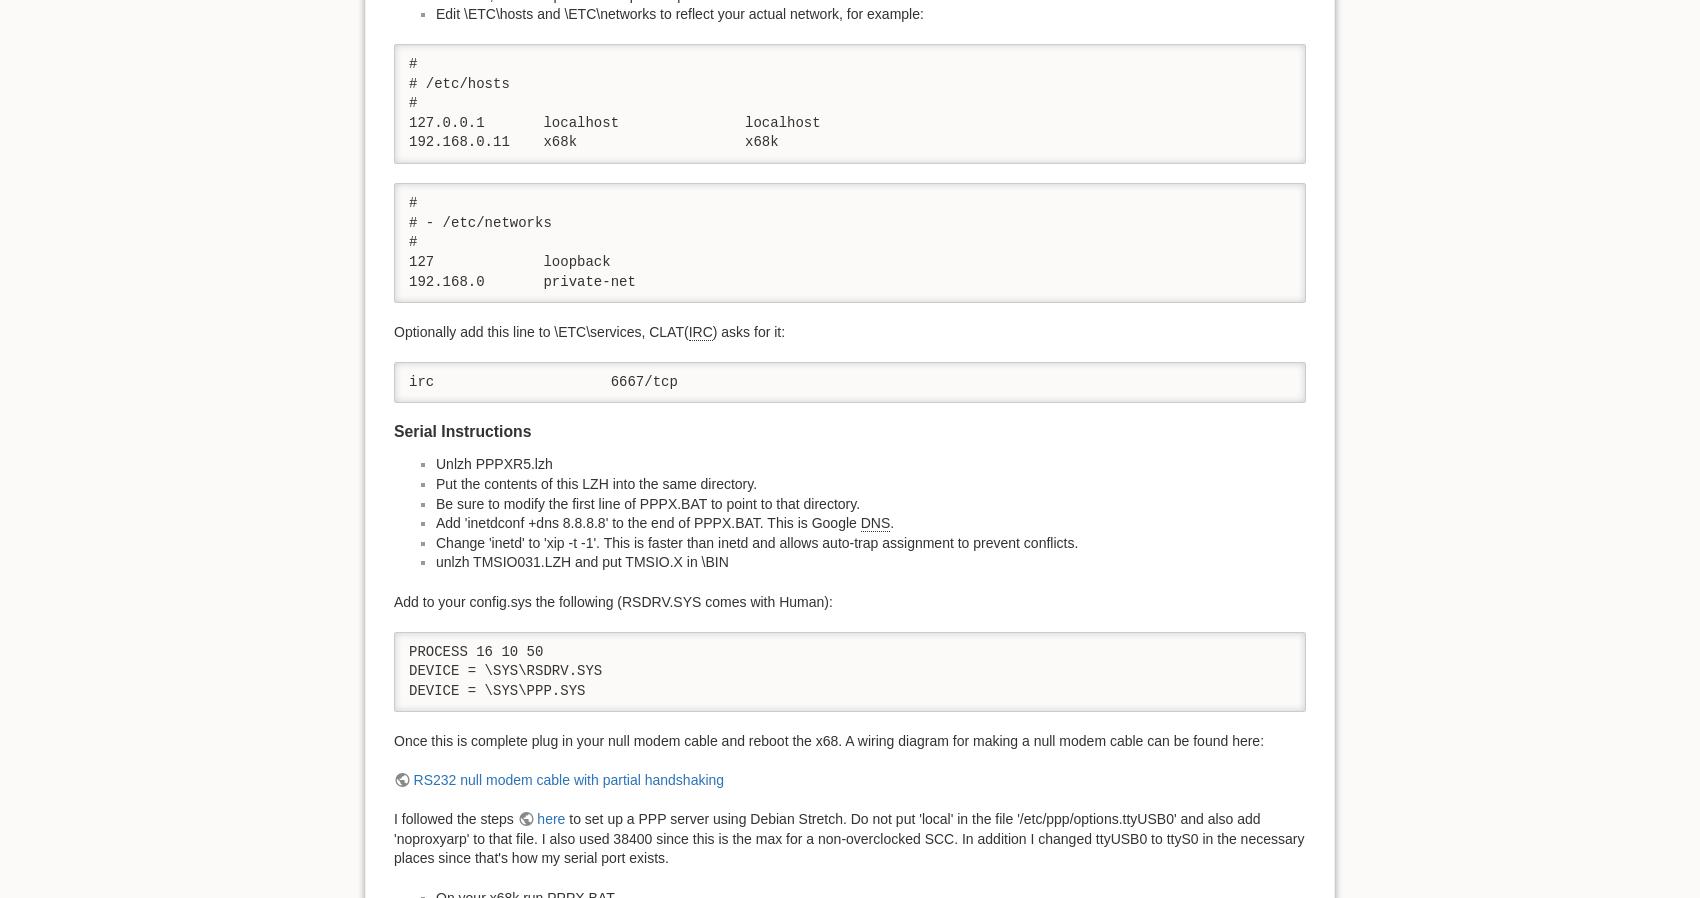  What do you see at coordinates (700, 331) in the screenshot?
I see `'IRC'` at bounding box center [700, 331].